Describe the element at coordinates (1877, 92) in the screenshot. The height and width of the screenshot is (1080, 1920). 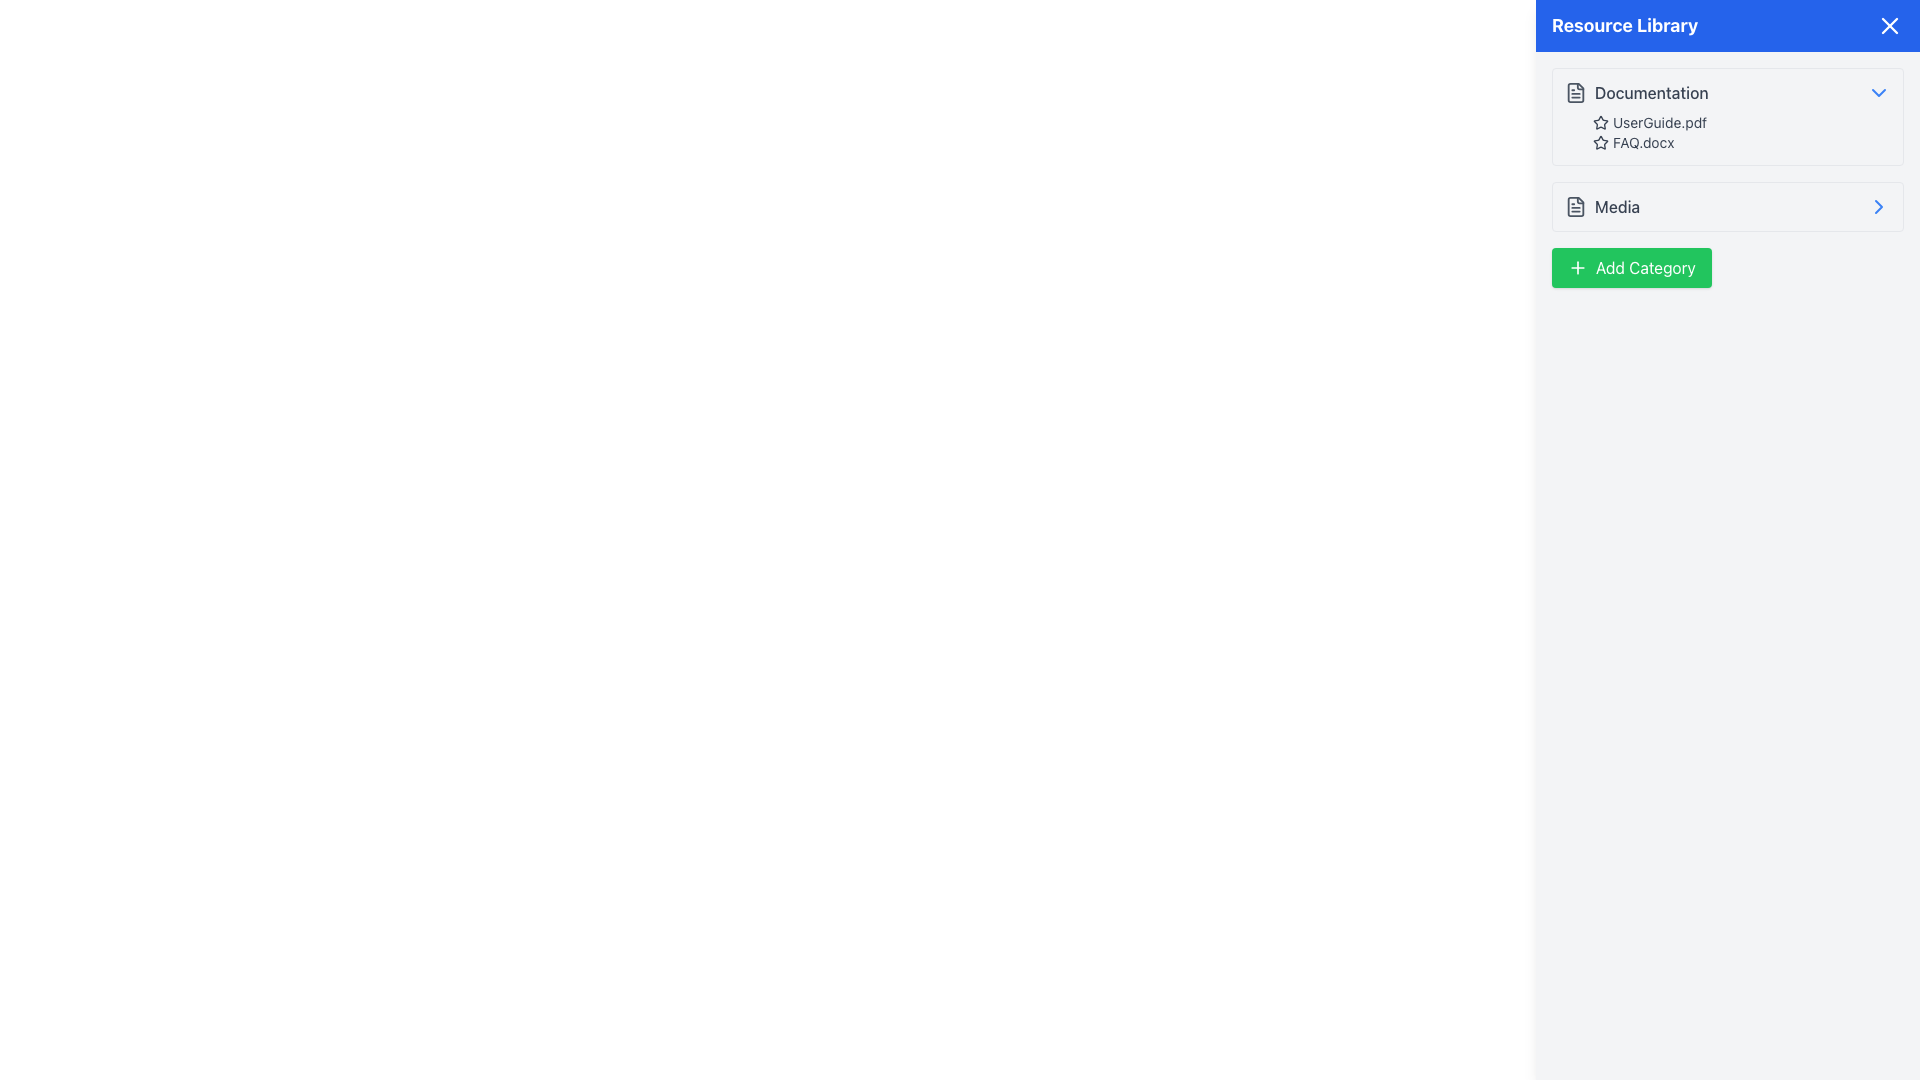
I see `the dropdown toggle icon, which is a small, downward-pointing chevron icon located to the far right of the 'Documentation' section in the 'Resource Library' pane` at that location.